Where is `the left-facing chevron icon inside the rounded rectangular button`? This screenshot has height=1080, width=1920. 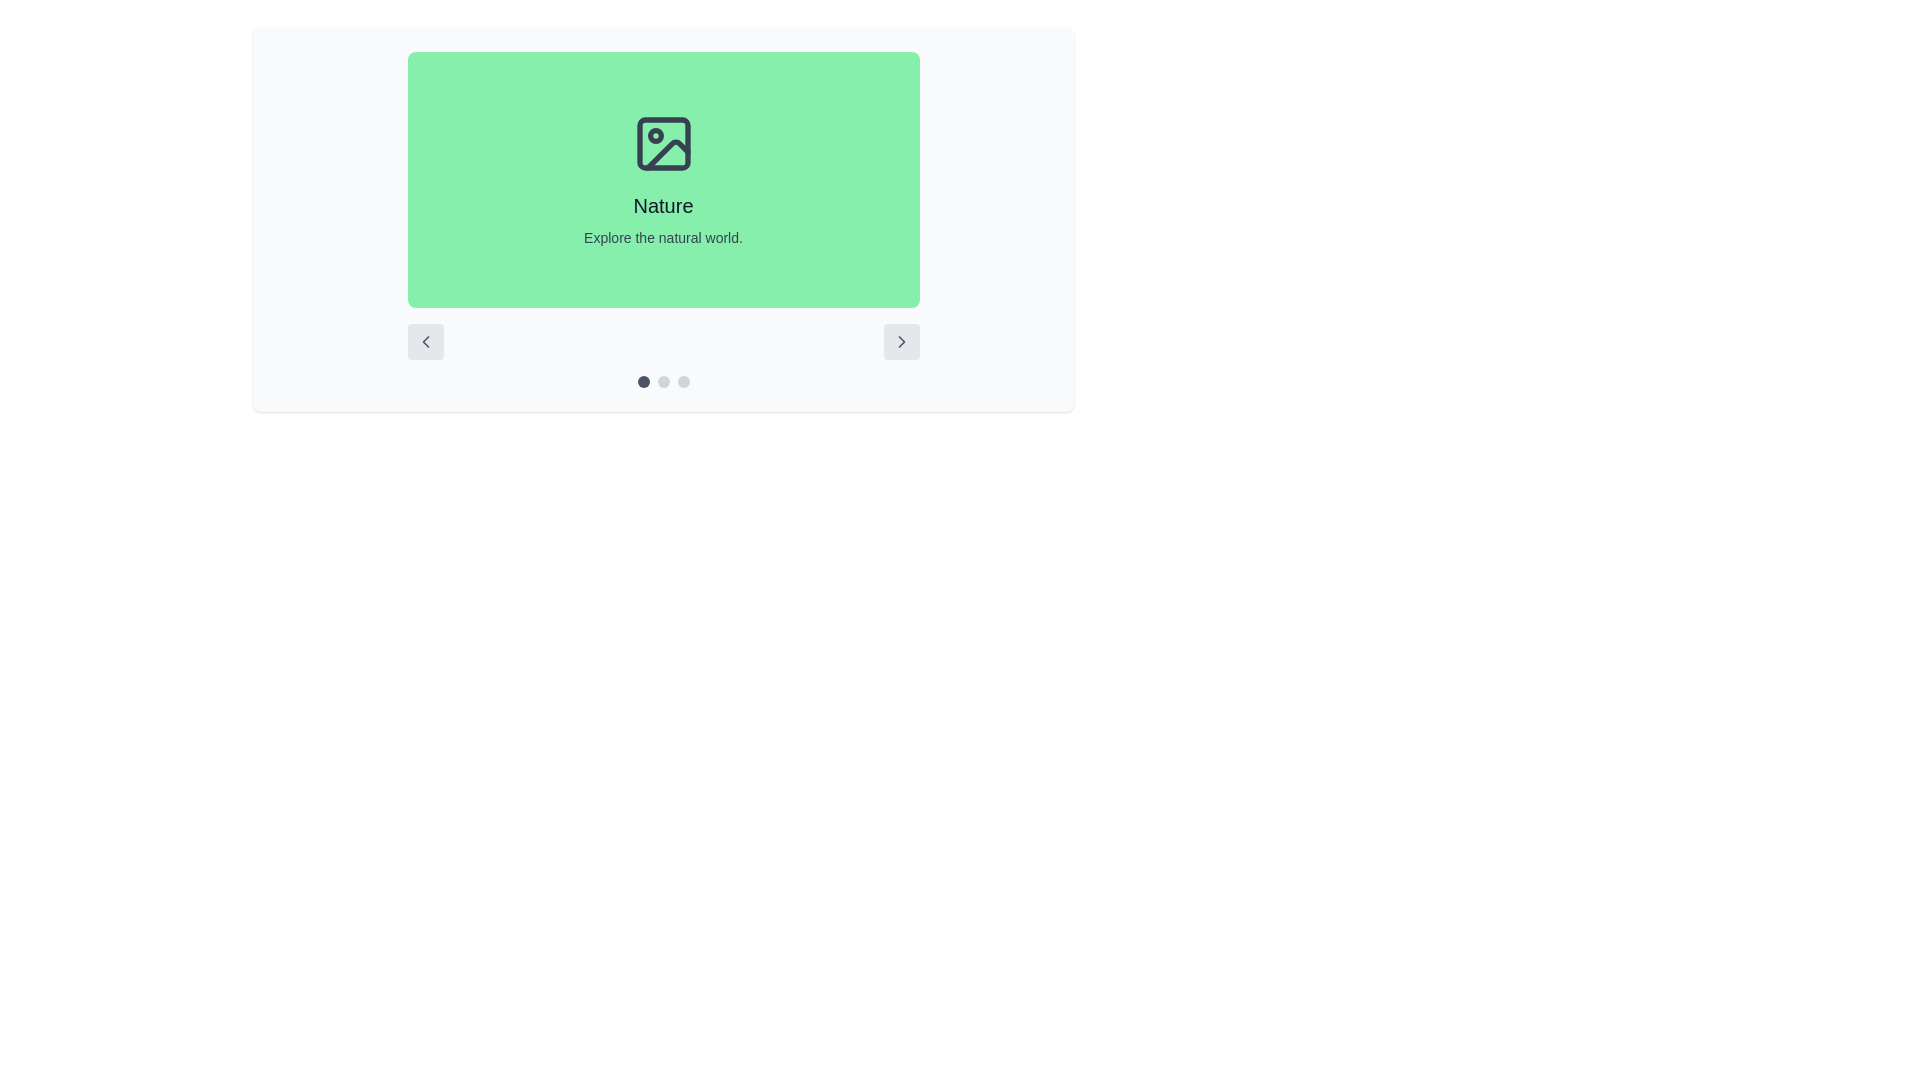 the left-facing chevron icon inside the rounded rectangular button is located at coordinates (424, 341).